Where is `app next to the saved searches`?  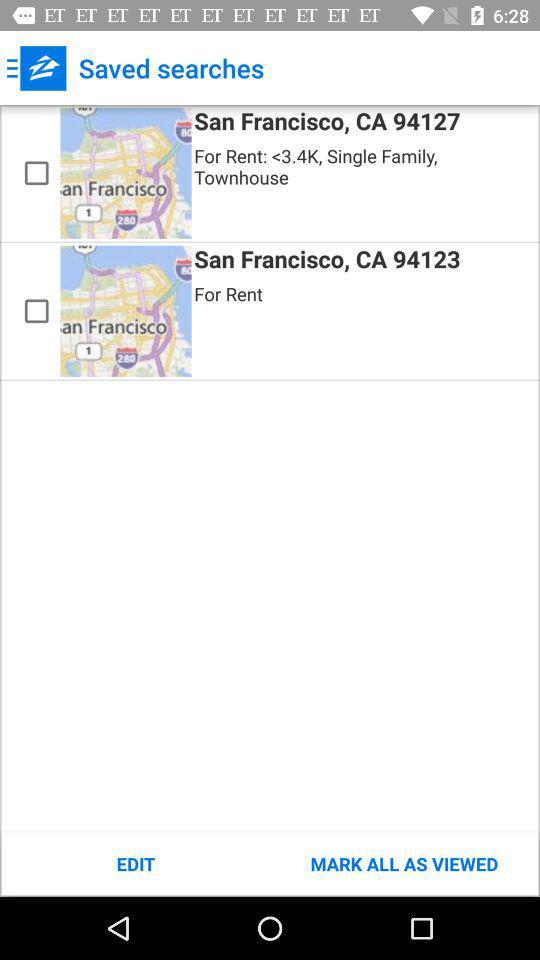 app next to the saved searches is located at coordinates (36, 68).